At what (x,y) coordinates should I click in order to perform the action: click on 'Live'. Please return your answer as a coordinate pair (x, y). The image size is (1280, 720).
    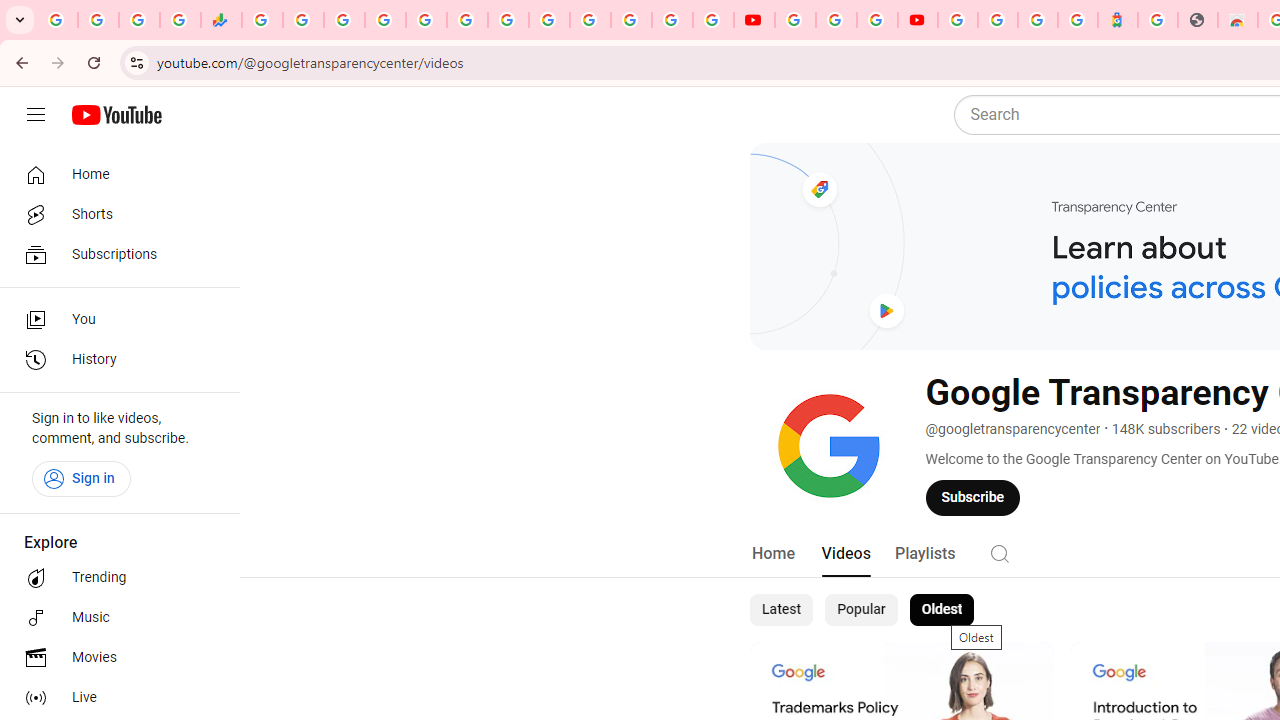
    Looking at the image, I should click on (112, 697).